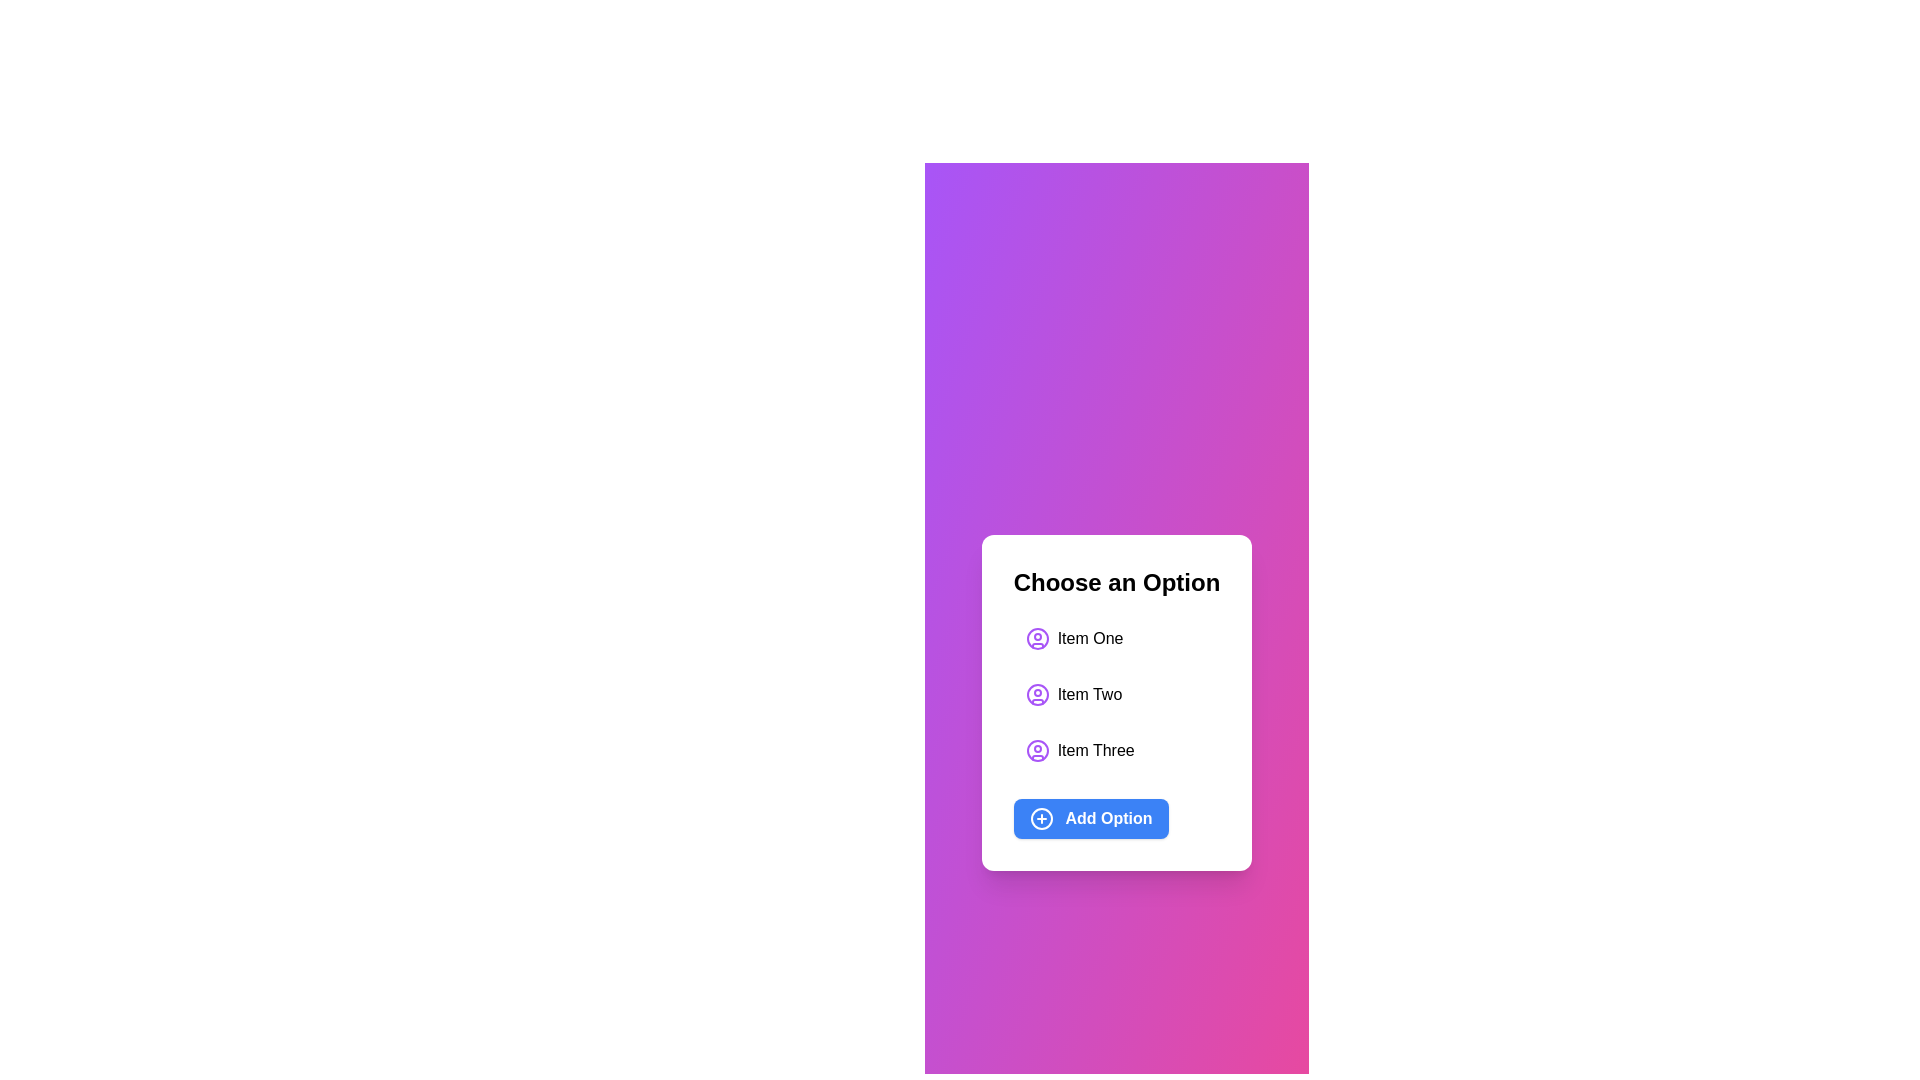 Image resolution: width=1920 pixels, height=1080 pixels. I want to click on the 'Add Option' button, so click(1090, 818).